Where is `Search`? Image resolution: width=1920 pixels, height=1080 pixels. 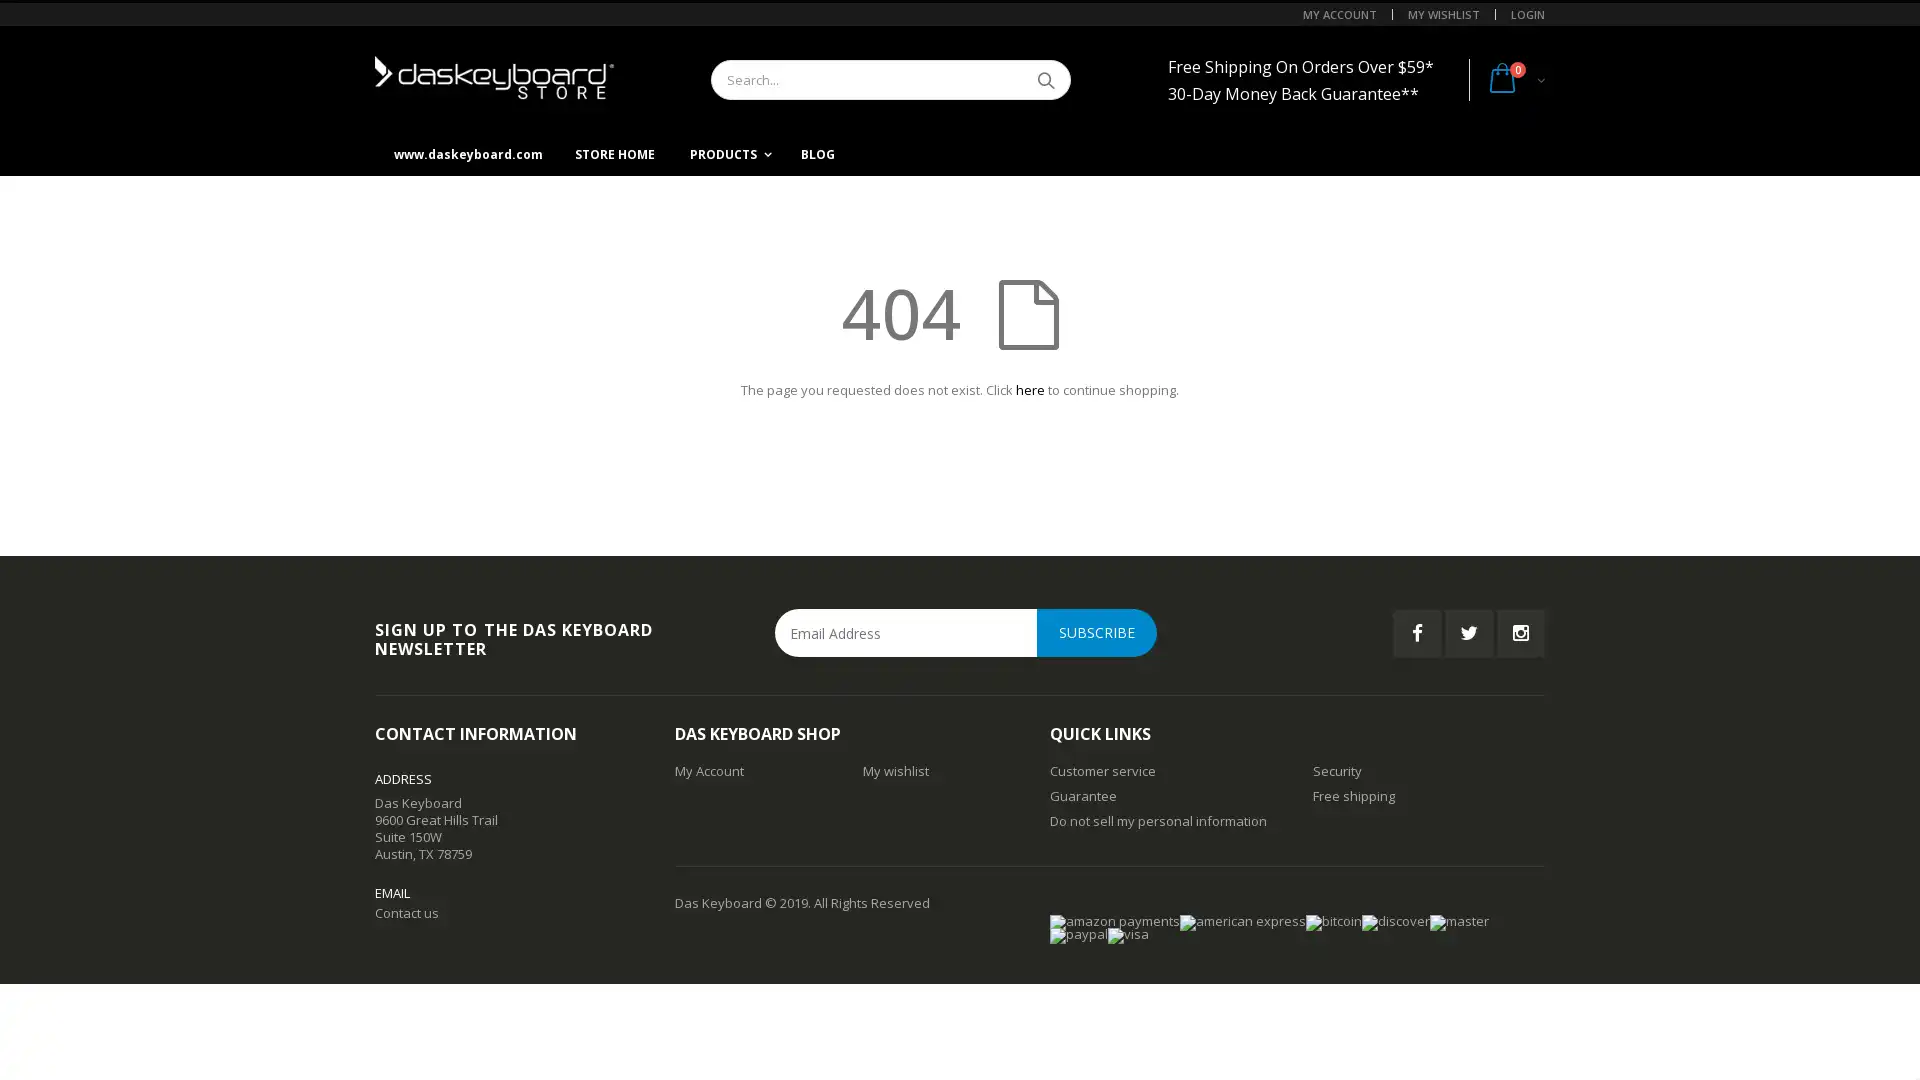
Search is located at coordinates (1044, 79).